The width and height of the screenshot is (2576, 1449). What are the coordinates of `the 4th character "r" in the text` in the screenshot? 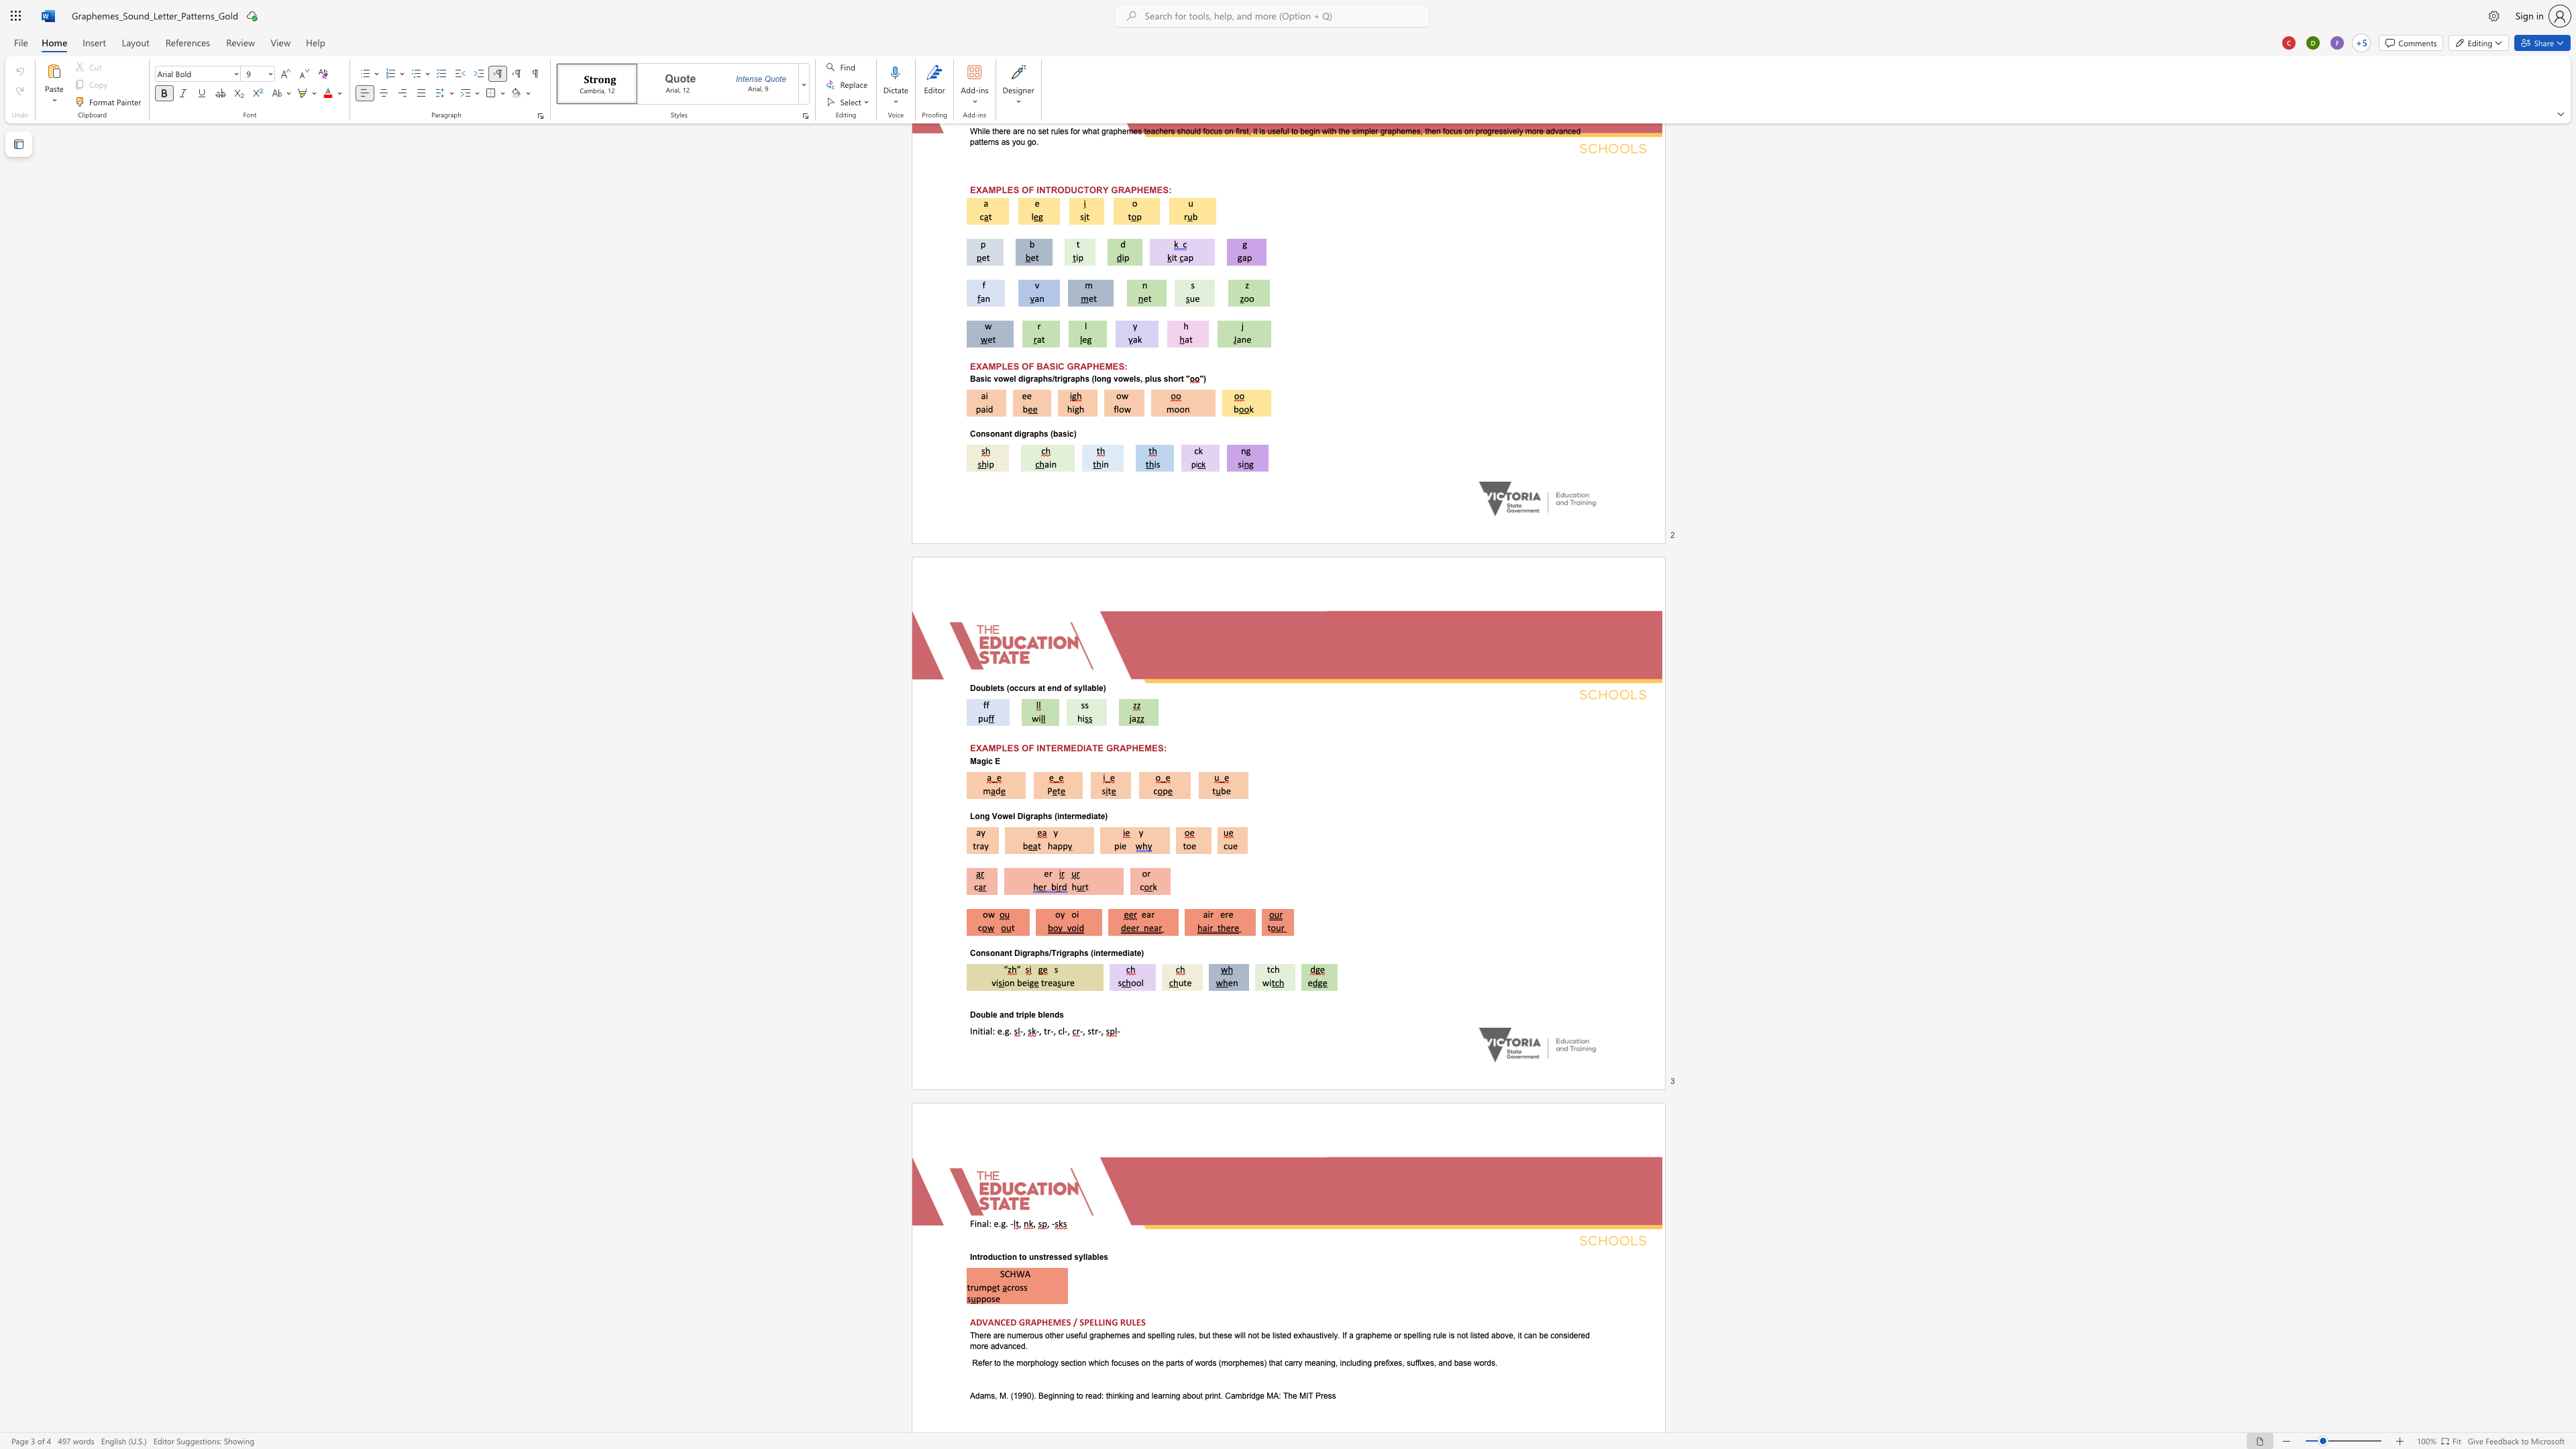 It's located at (1108, 952).